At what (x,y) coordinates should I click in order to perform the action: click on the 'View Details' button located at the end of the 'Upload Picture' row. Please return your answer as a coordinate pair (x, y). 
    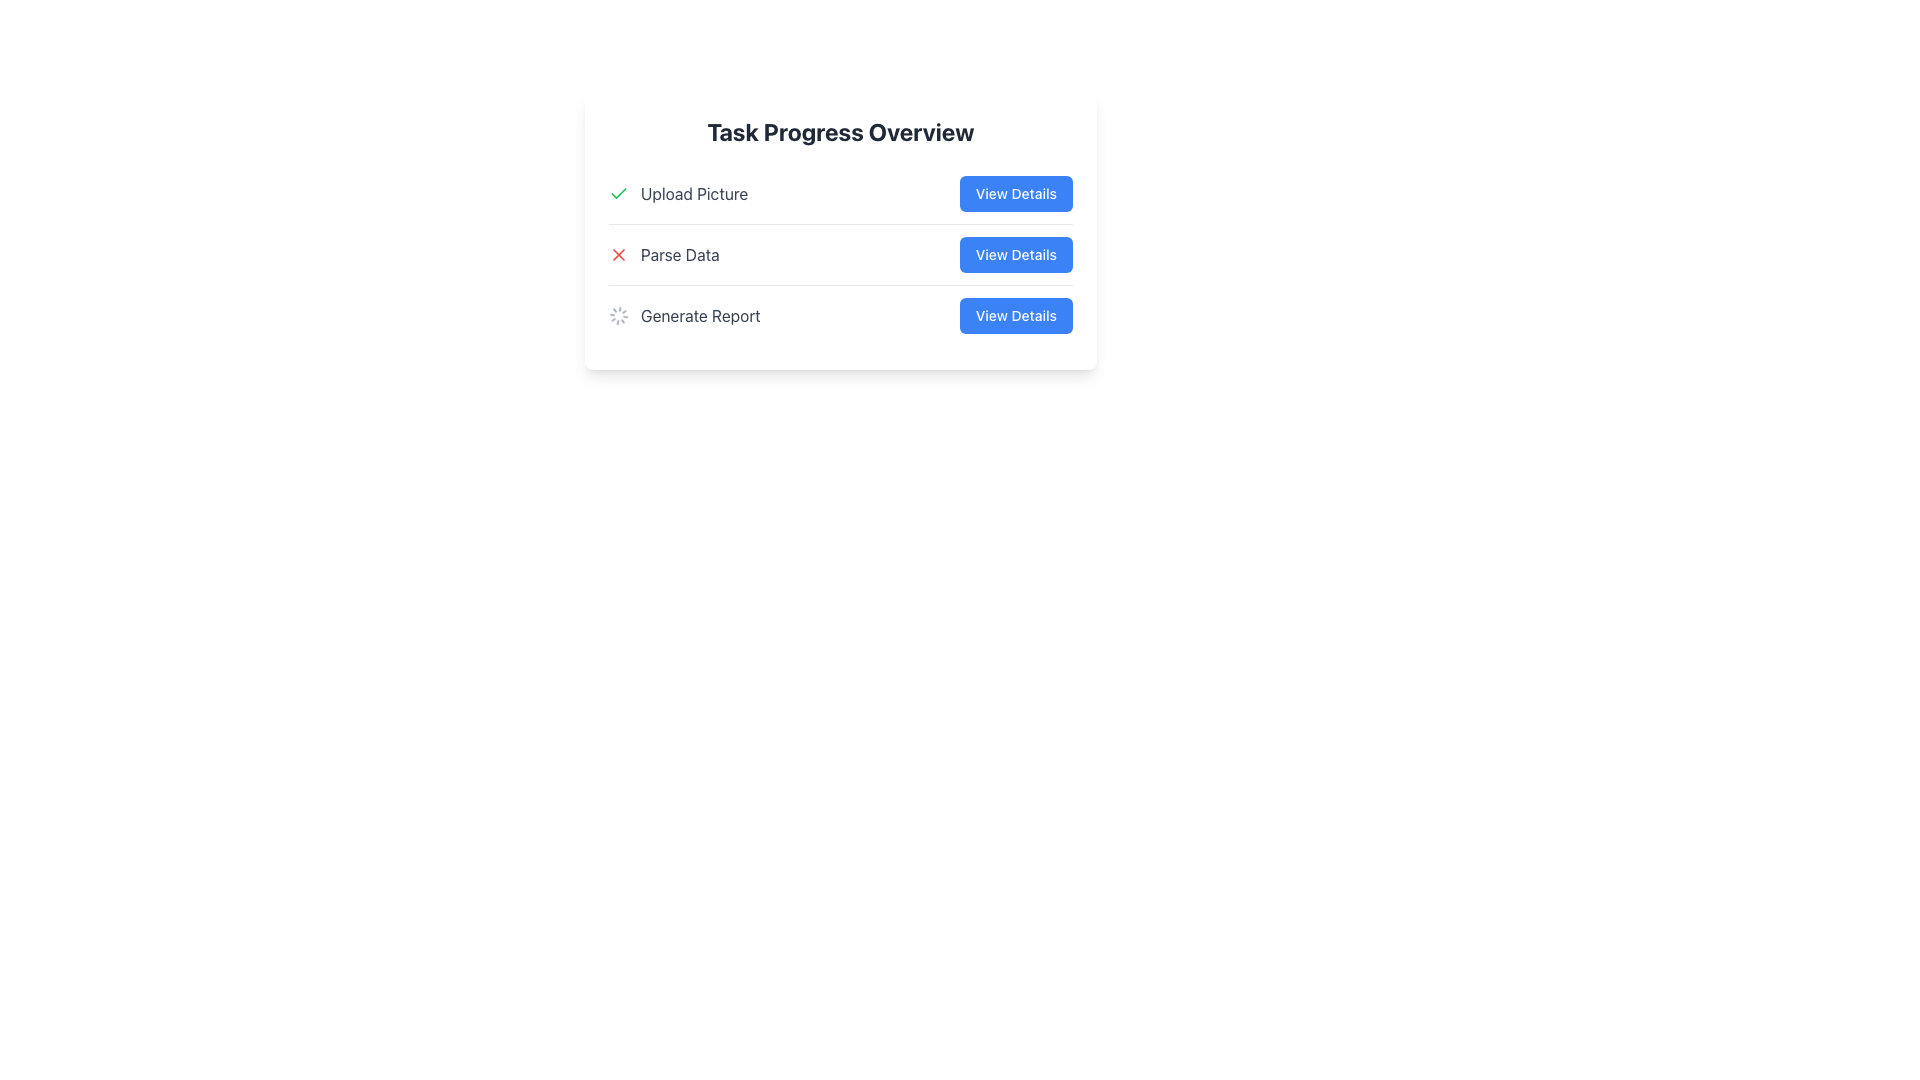
    Looking at the image, I should click on (1016, 193).